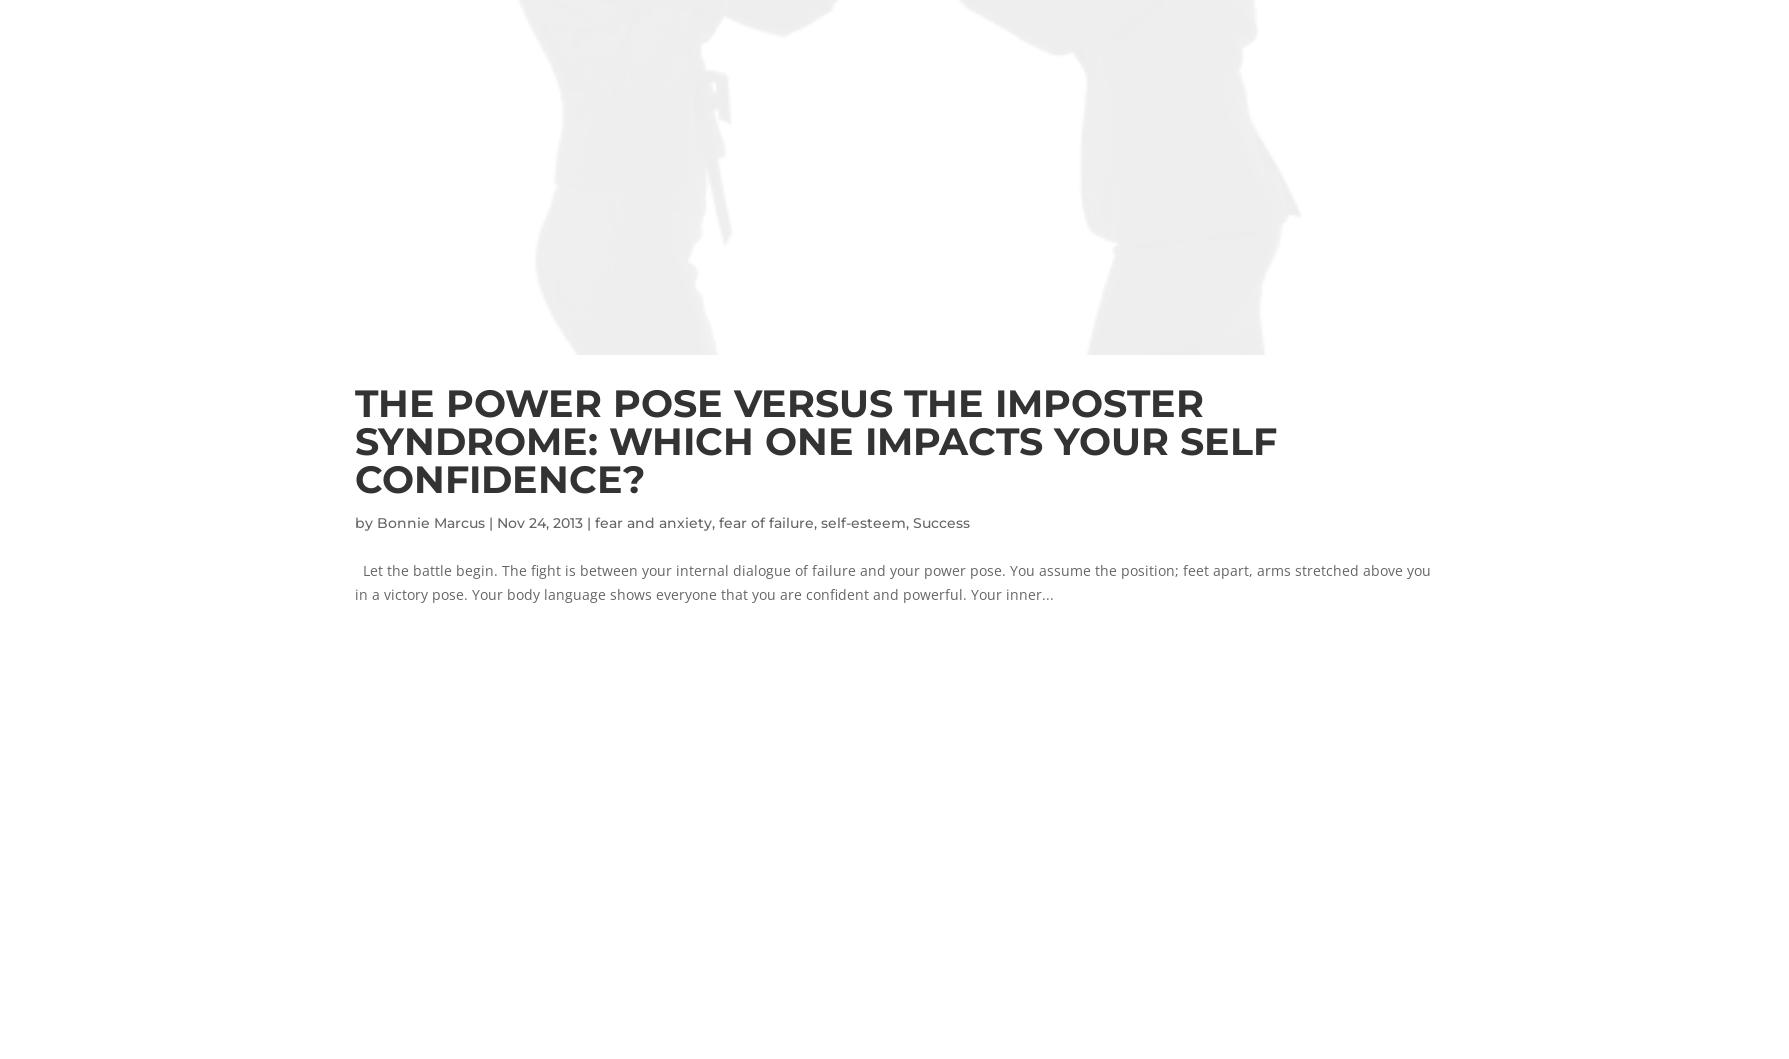 Image resolution: width=1789 pixels, height=1059 pixels. Describe the element at coordinates (862, 521) in the screenshot. I see `'self-esteem'` at that location.